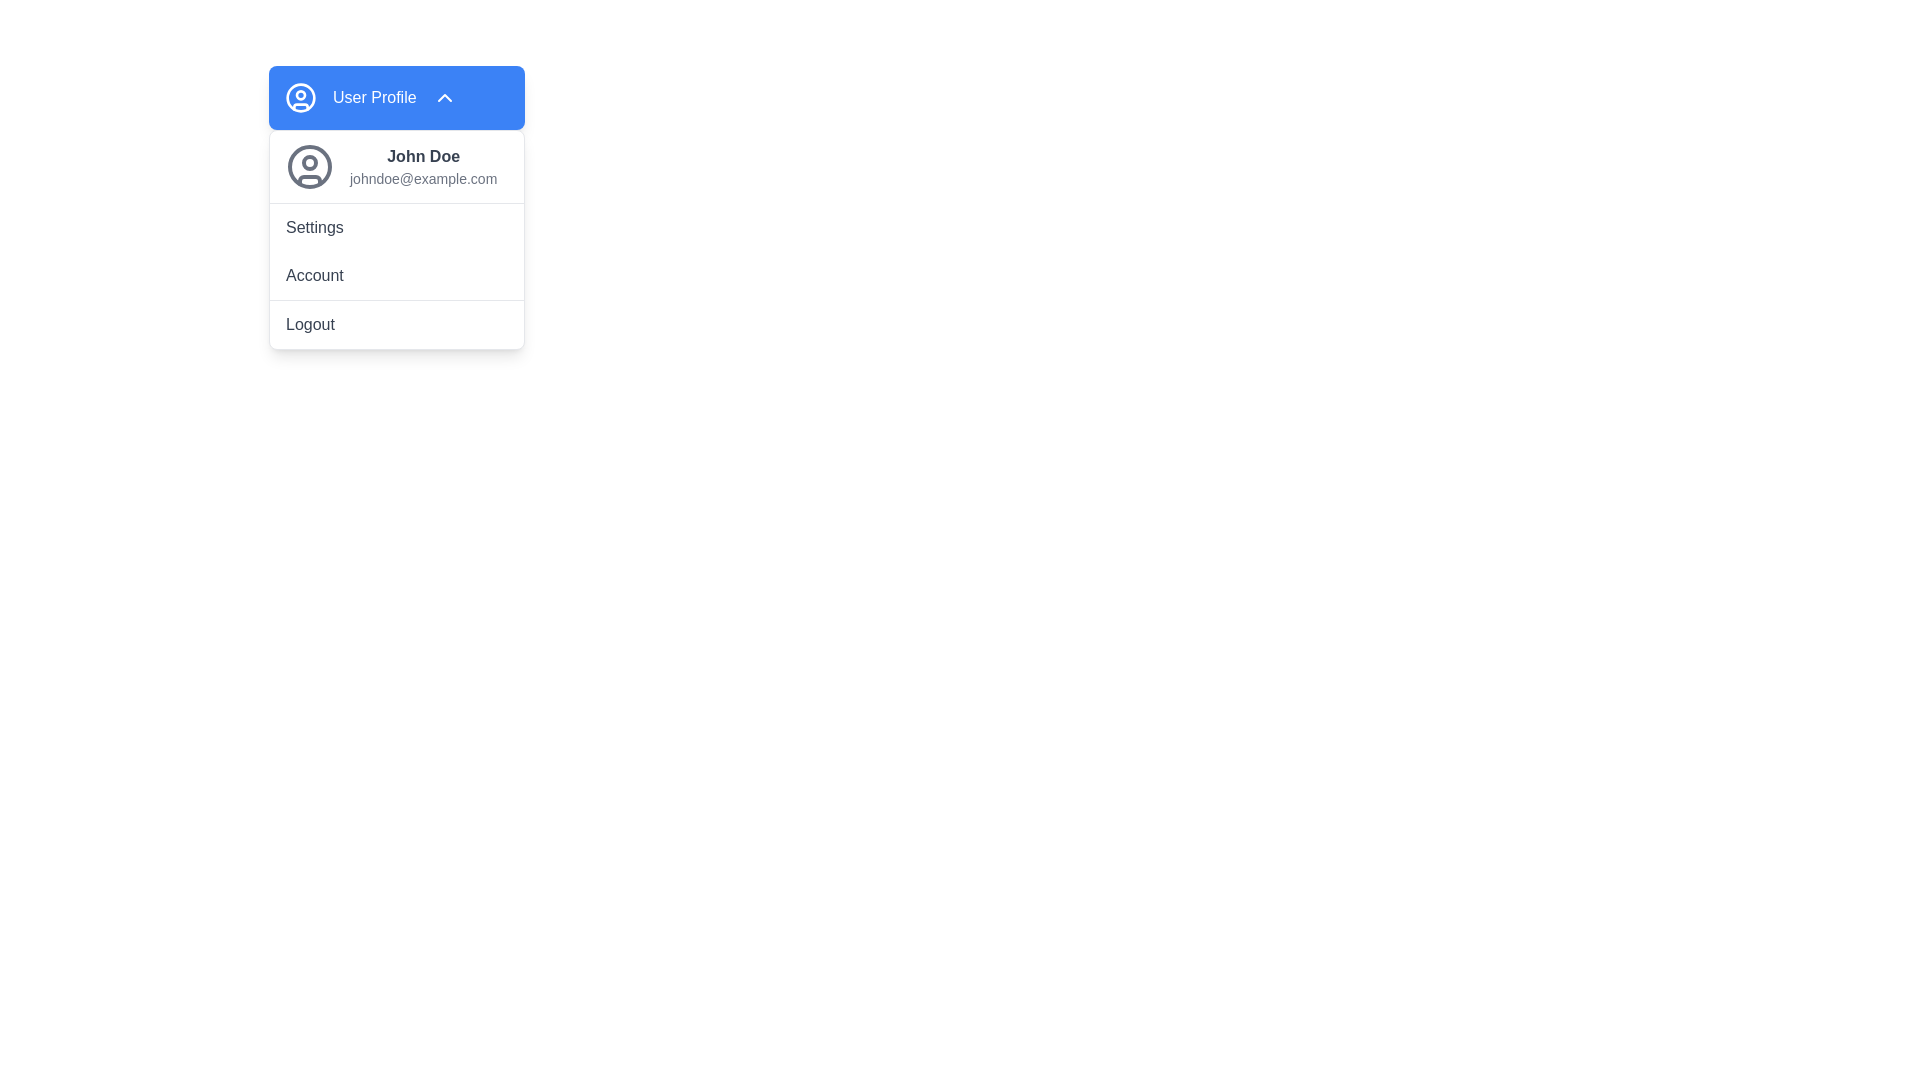  I want to click on the 'User Profile' text label, which is styled with a white font on a blue background and centrally aligned in the top bar of the dropdown section, situated between a circular user icon and a downward-facing chevron icon, so click(374, 97).